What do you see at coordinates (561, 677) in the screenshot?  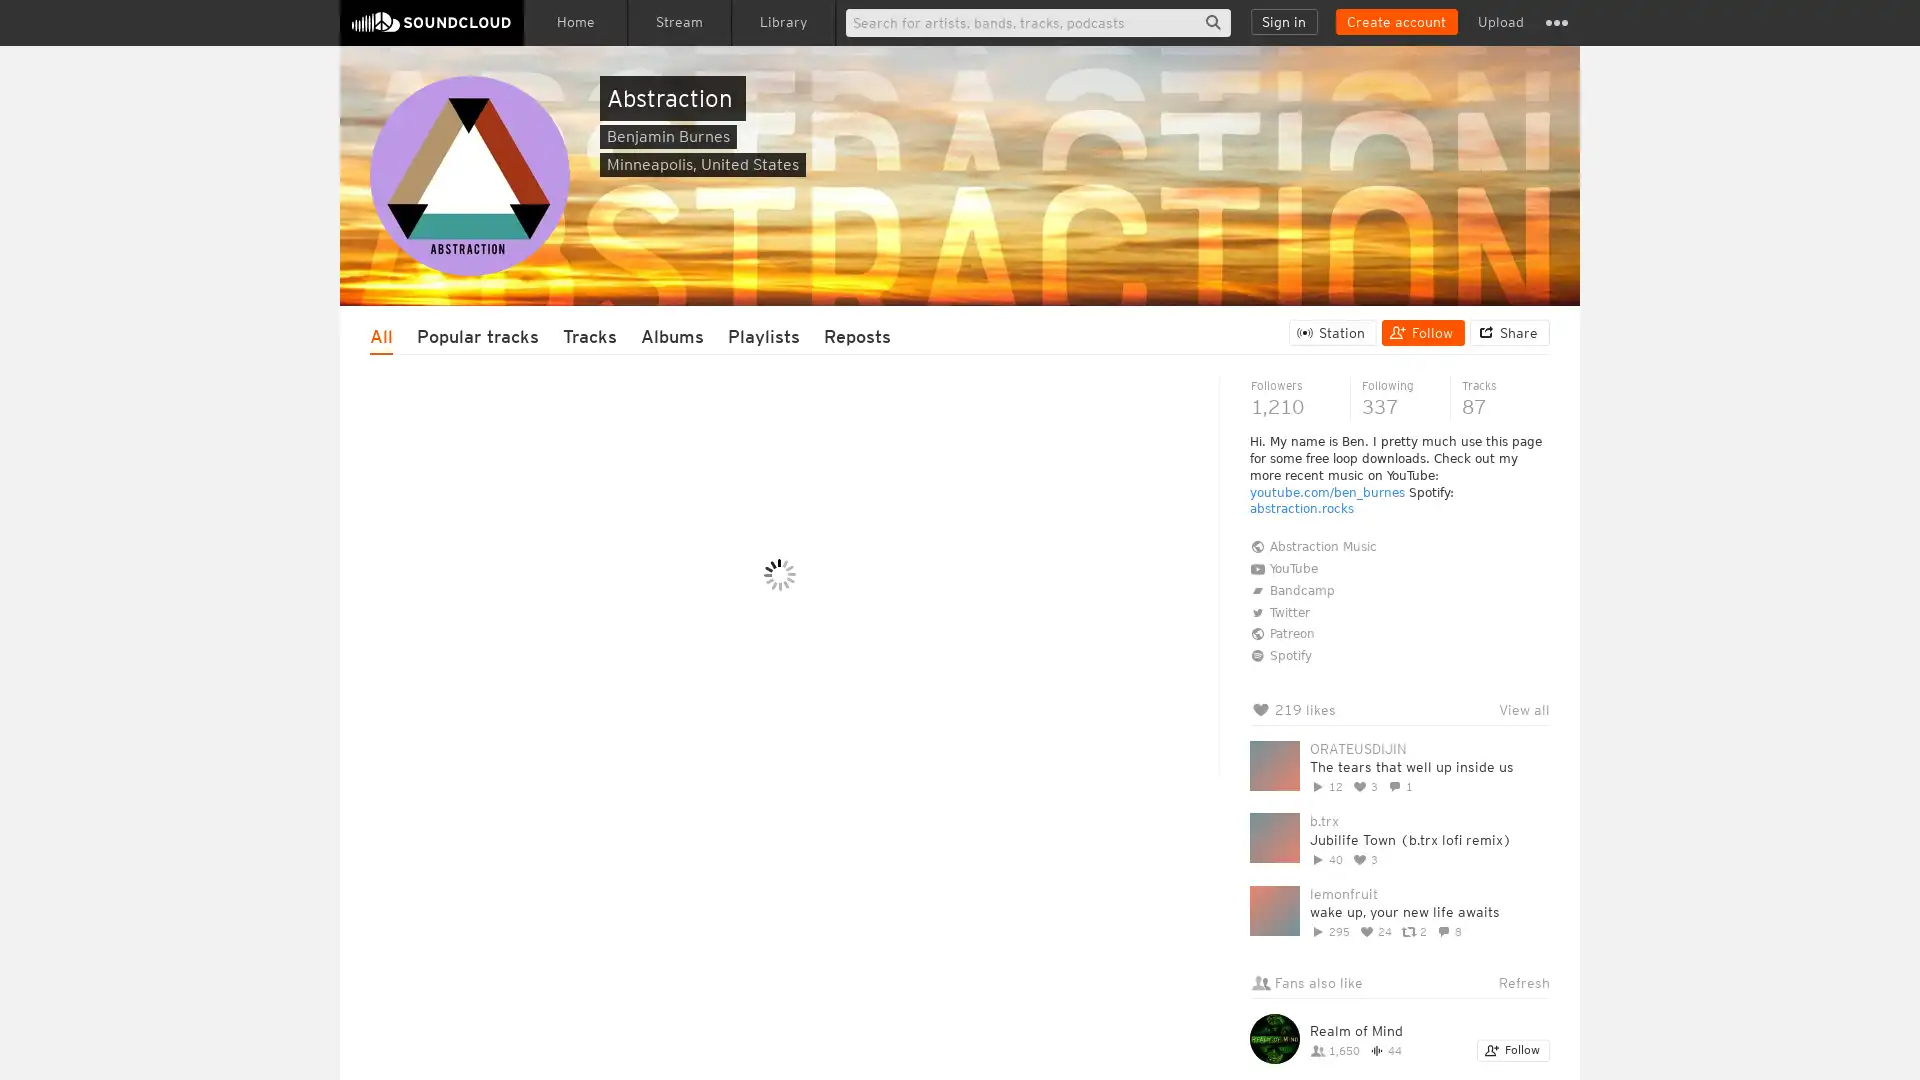 I see `Play` at bounding box center [561, 677].